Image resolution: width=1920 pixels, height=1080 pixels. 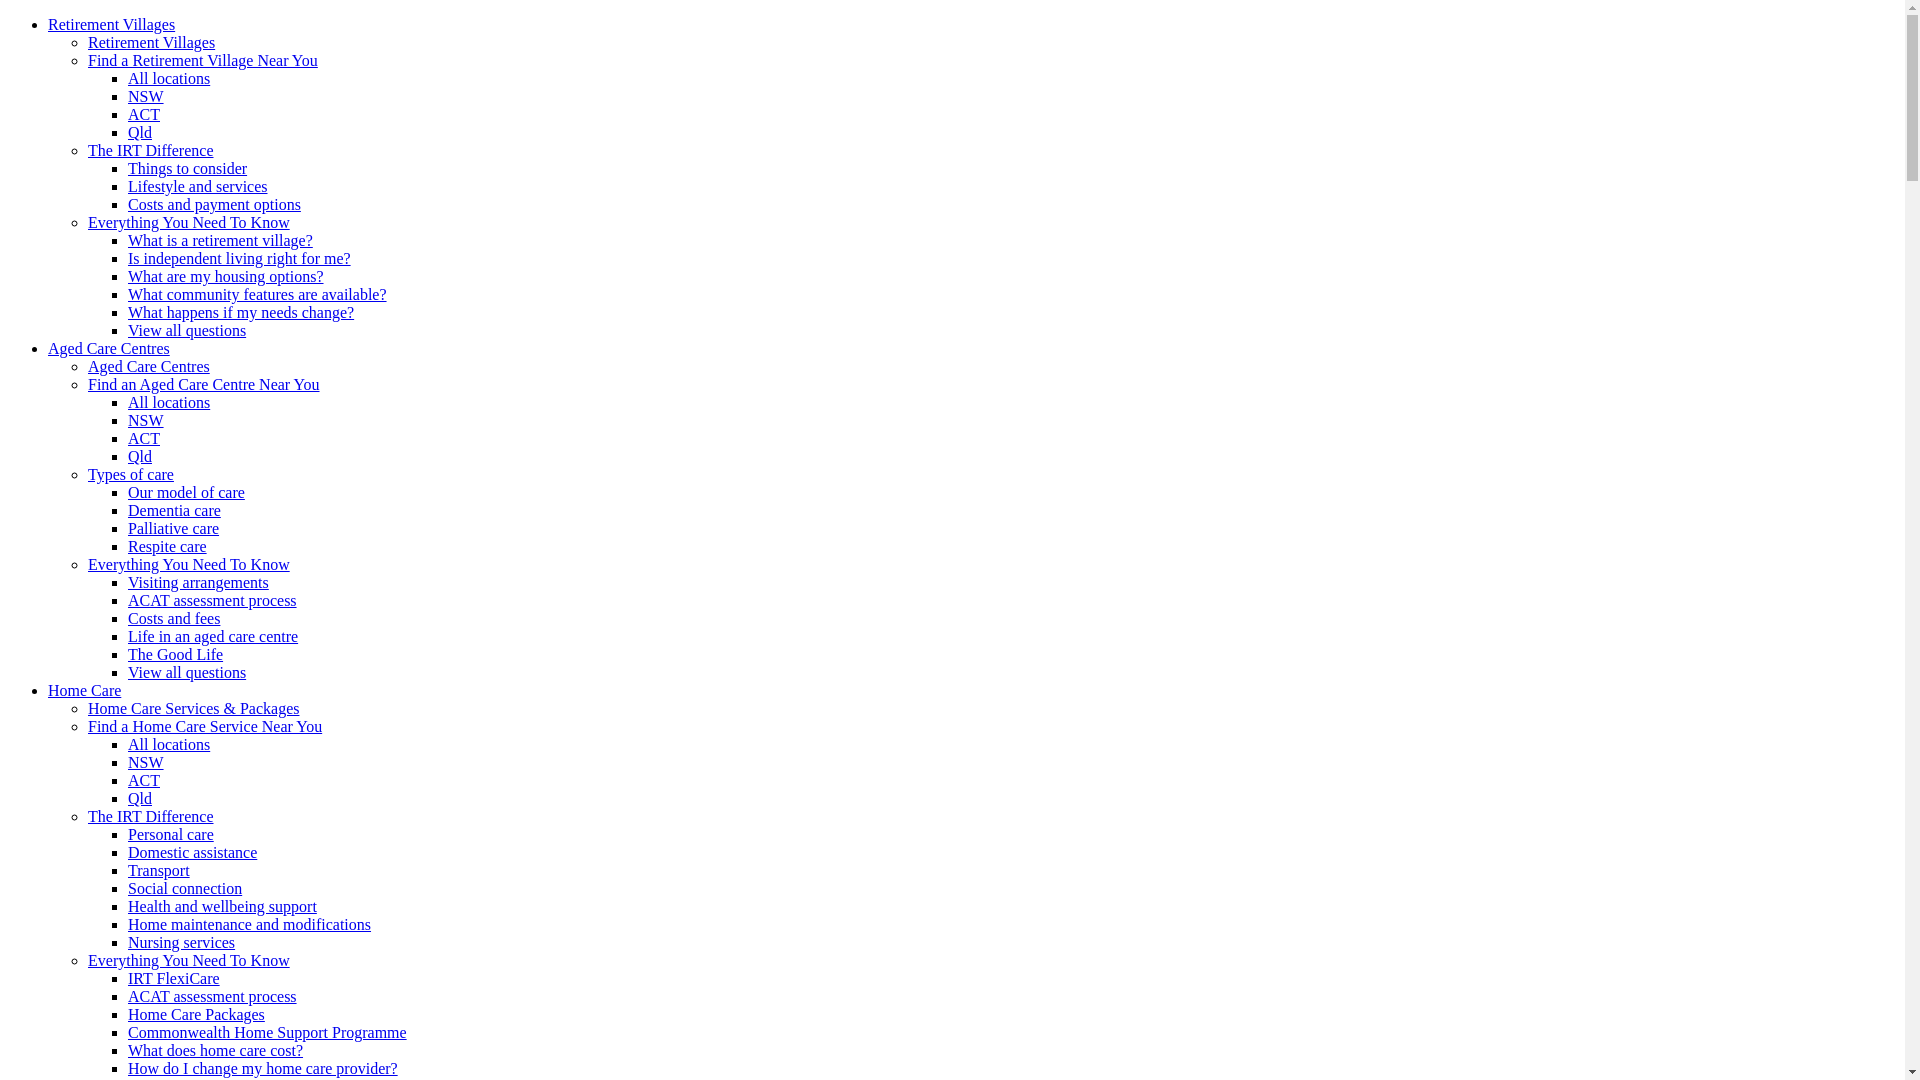 I want to click on 'IRT FlexiCare', so click(x=173, y=977).